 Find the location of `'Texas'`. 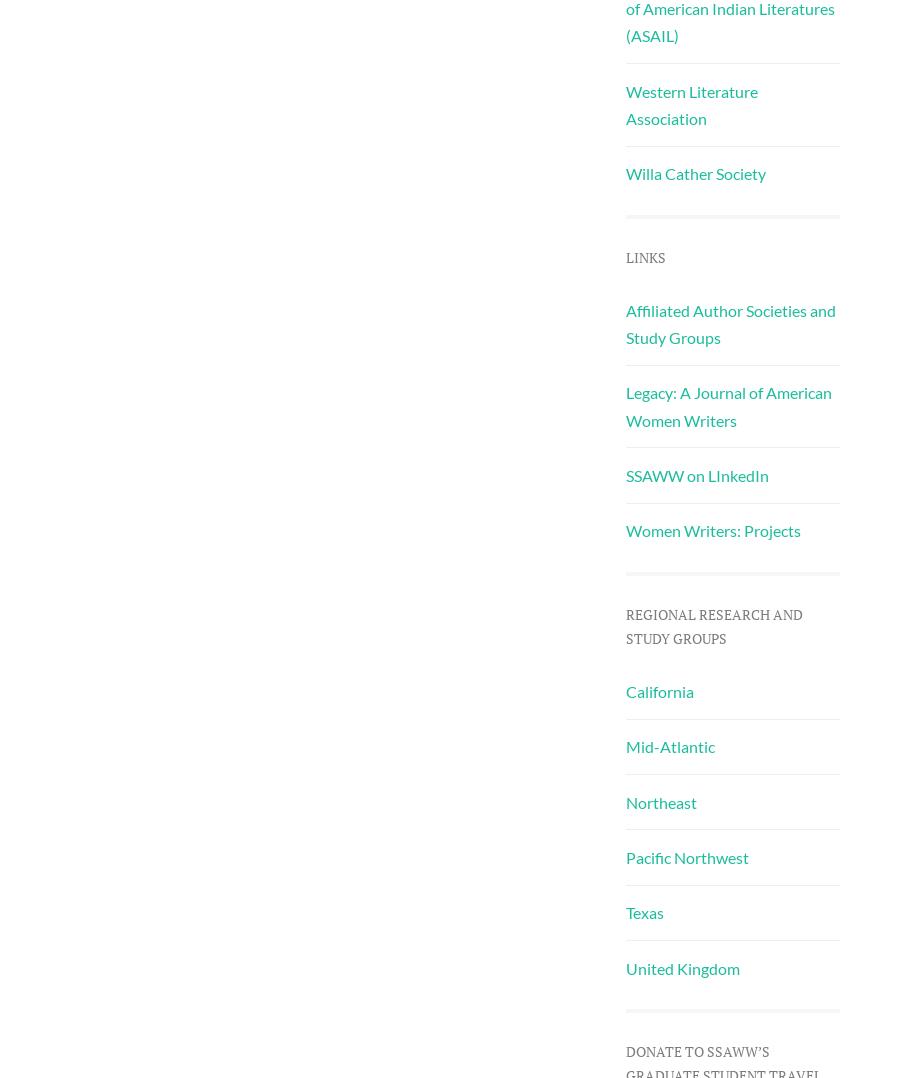

'Texas' is located at coordinates (644, 912).